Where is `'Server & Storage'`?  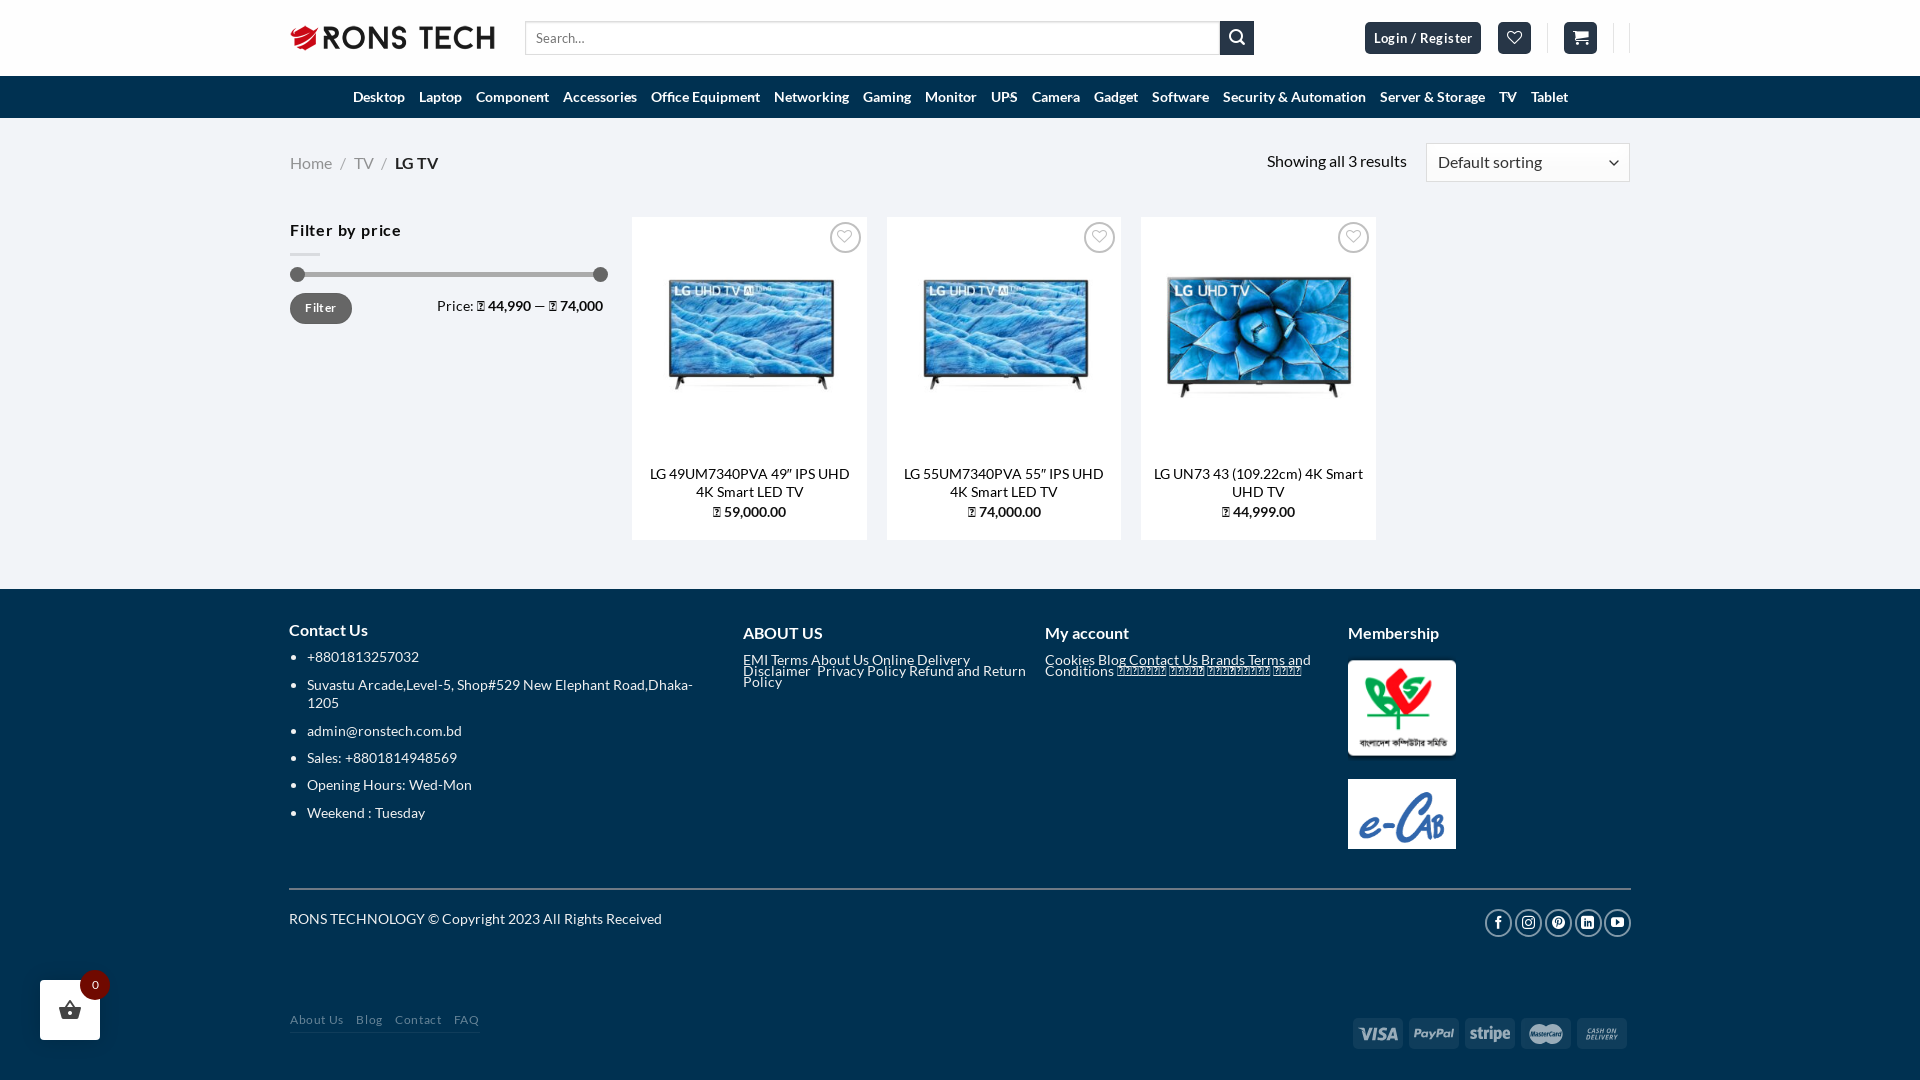 'Server & Storage' is located at coordinates (1371, 96).